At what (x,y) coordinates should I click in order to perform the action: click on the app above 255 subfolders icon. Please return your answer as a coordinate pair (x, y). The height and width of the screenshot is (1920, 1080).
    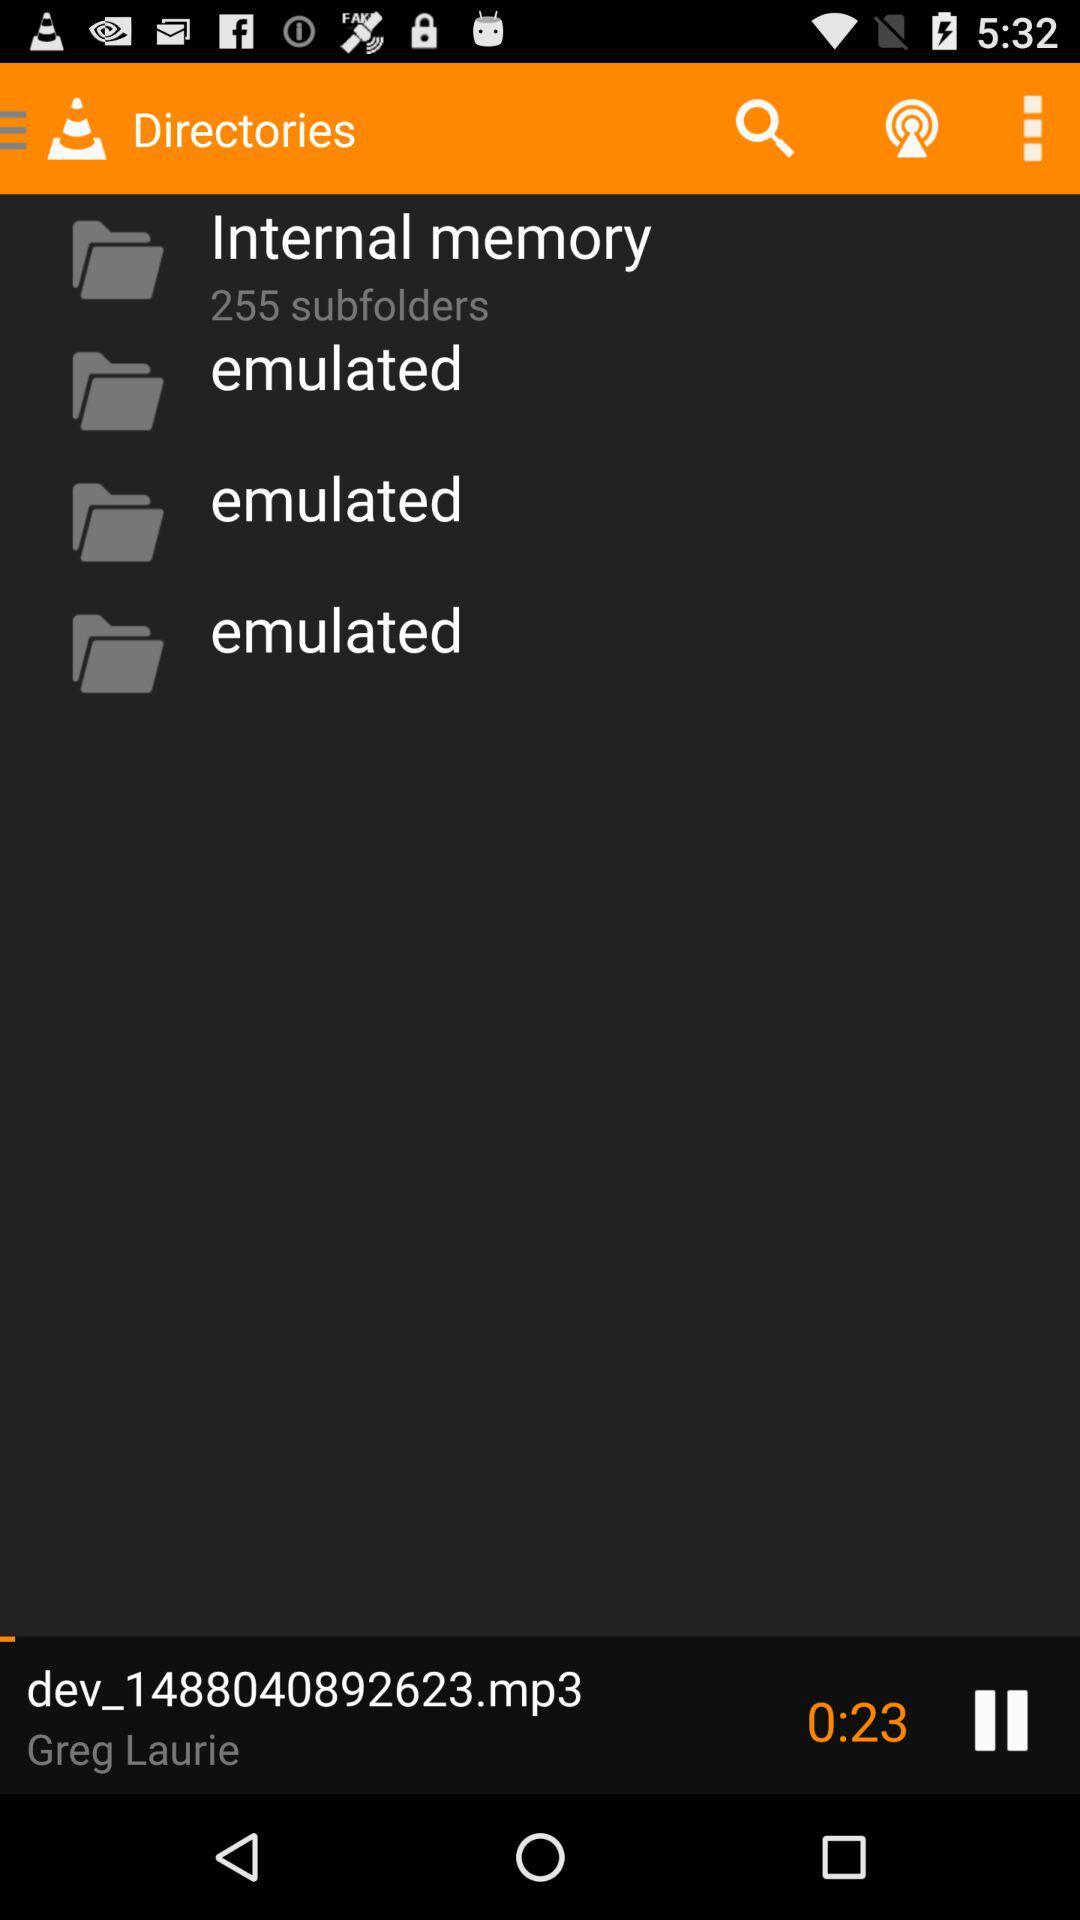
    Looking at the image, I should click on (429, 234).